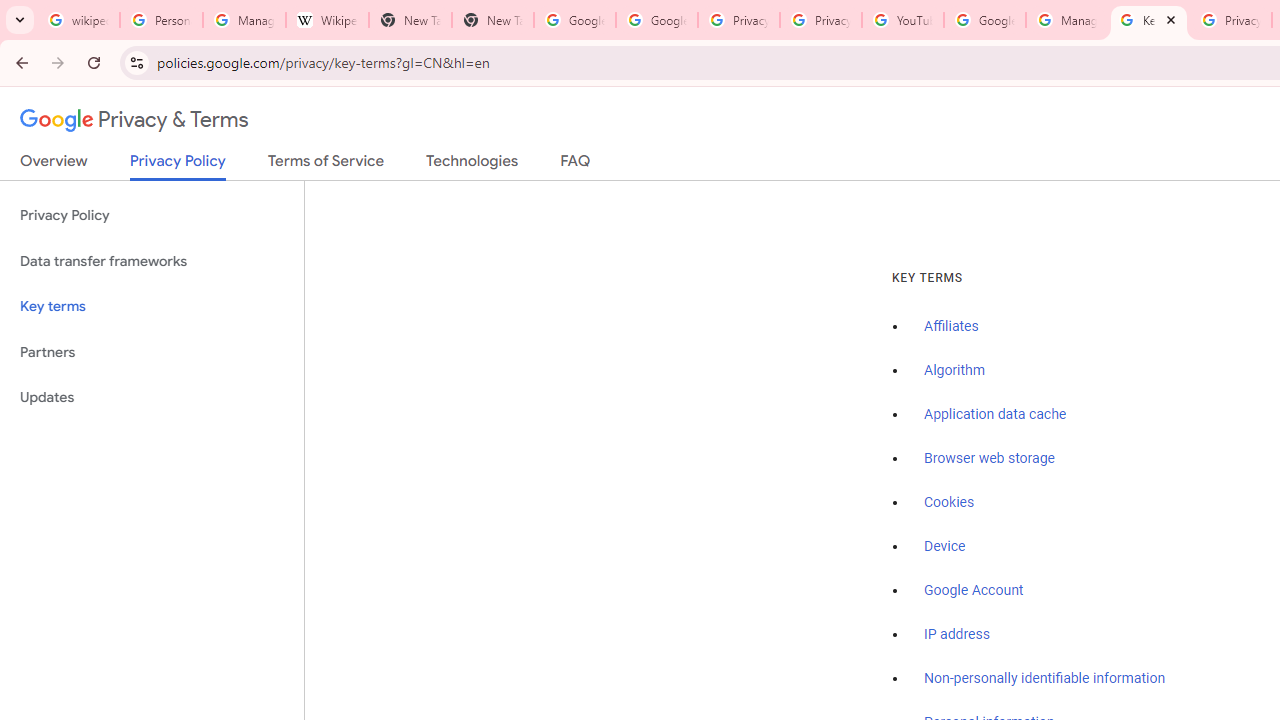 The image size is (1280, 720). I want to click on 'Manage your Location History - Google Search Help', so click(243, 20).